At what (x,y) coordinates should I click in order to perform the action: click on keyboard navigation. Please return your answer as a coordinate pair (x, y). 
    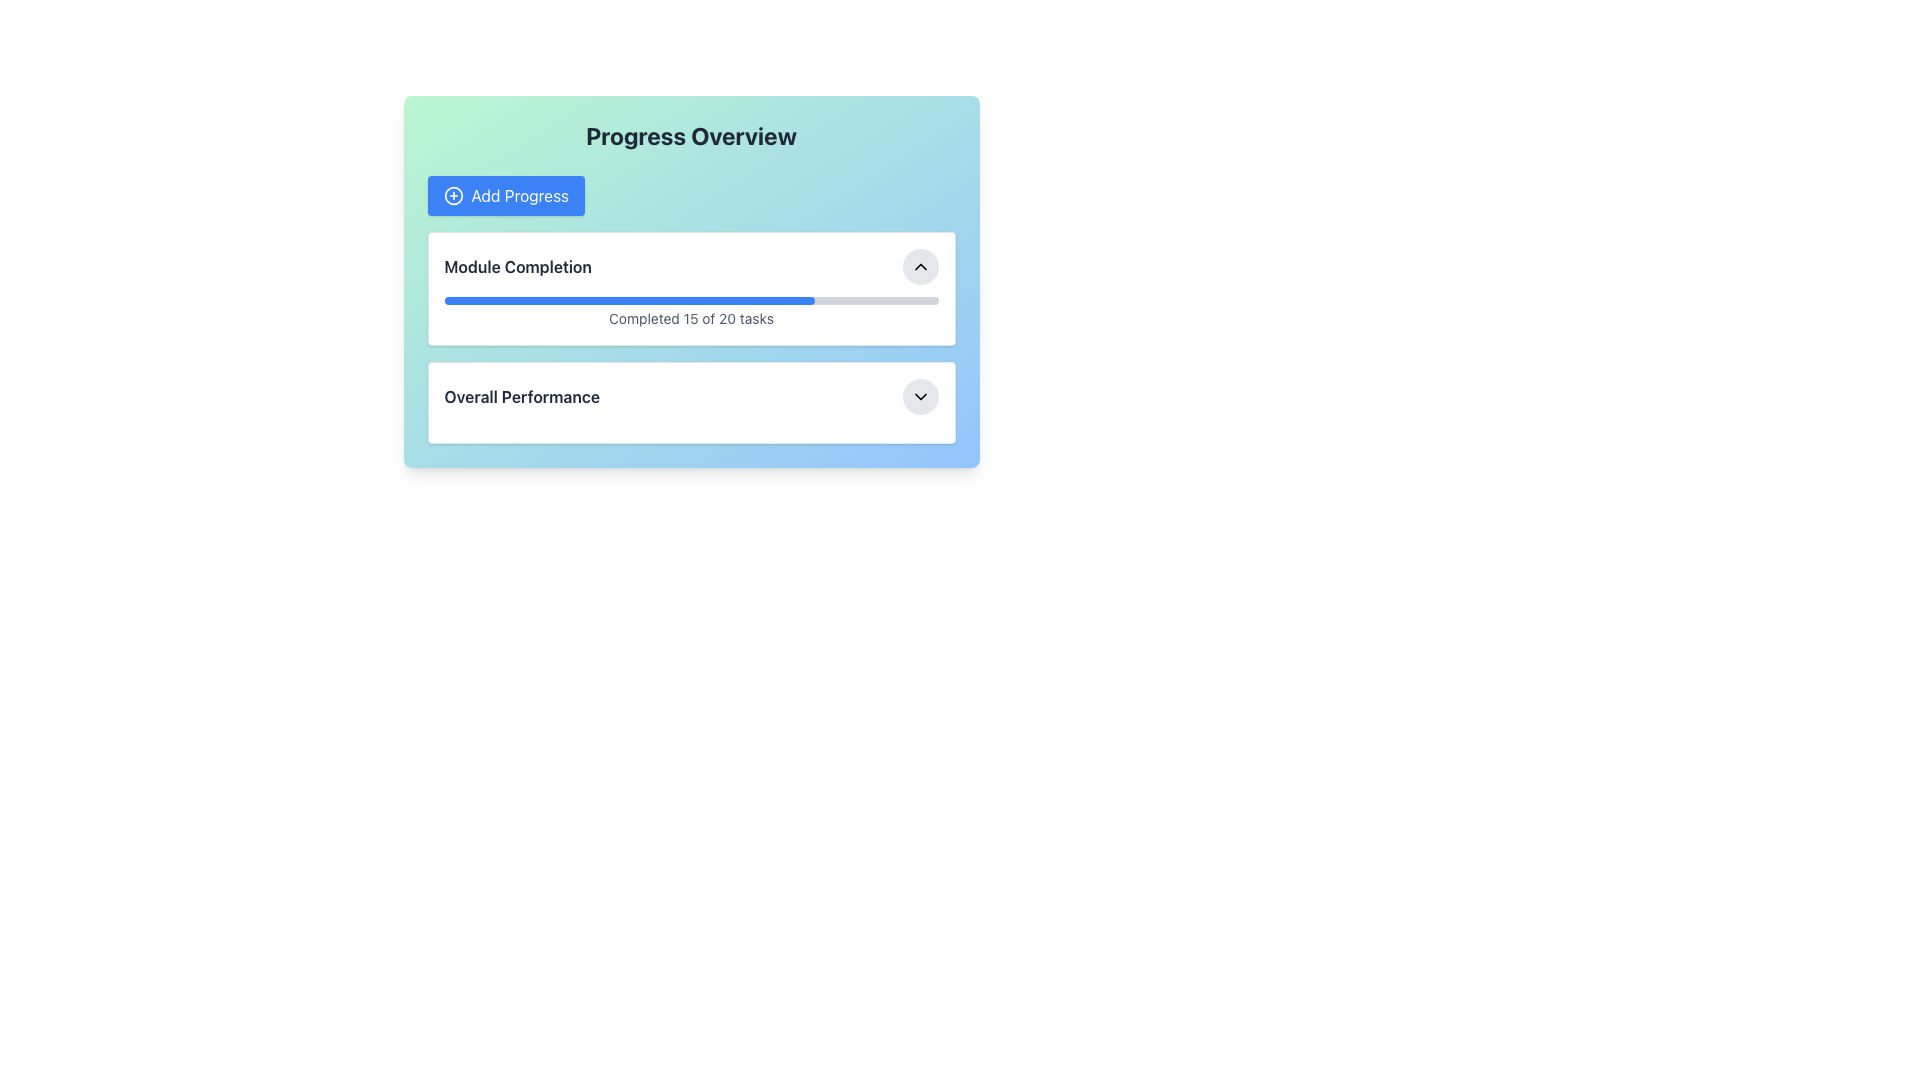
    Looking at the image, I should click on (520, 196).